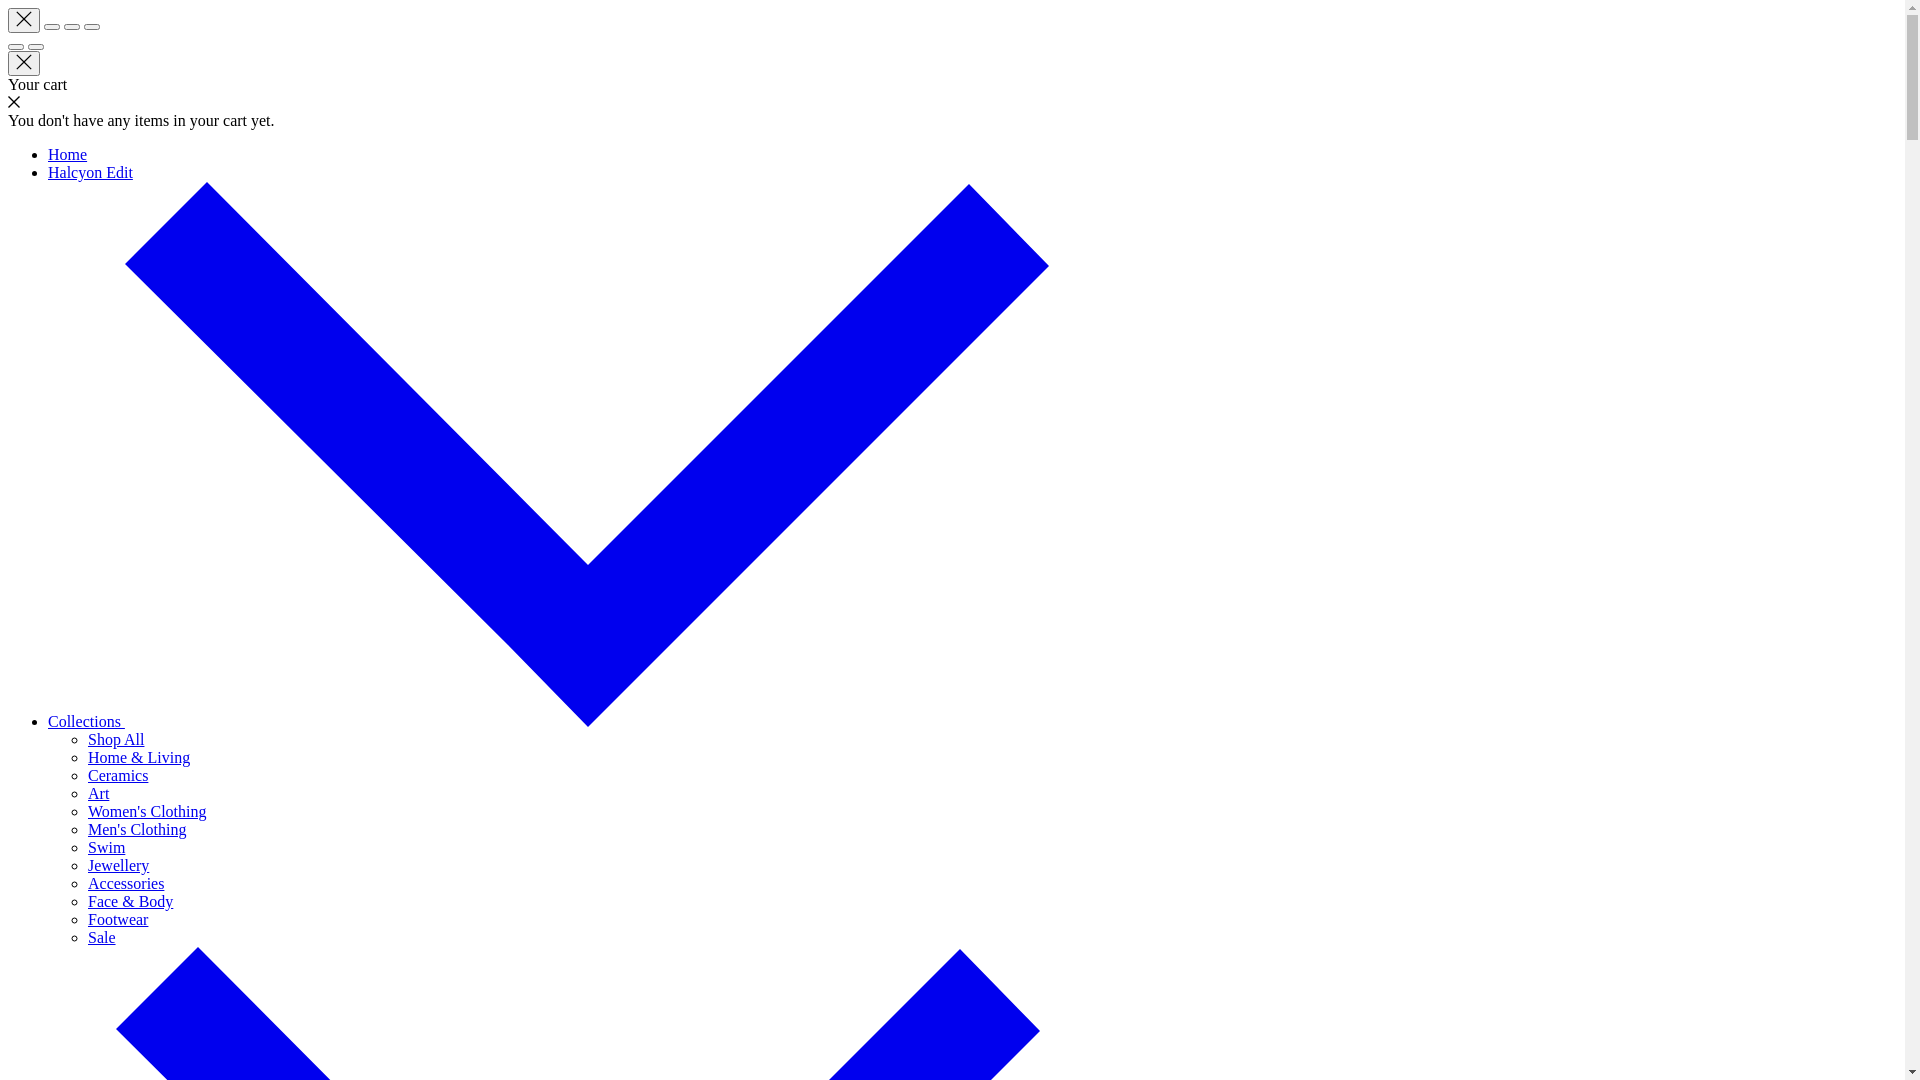 This screenshot has height=1080, width=1920. I want to click on 'Next (arrow right)', so click(35, 45).